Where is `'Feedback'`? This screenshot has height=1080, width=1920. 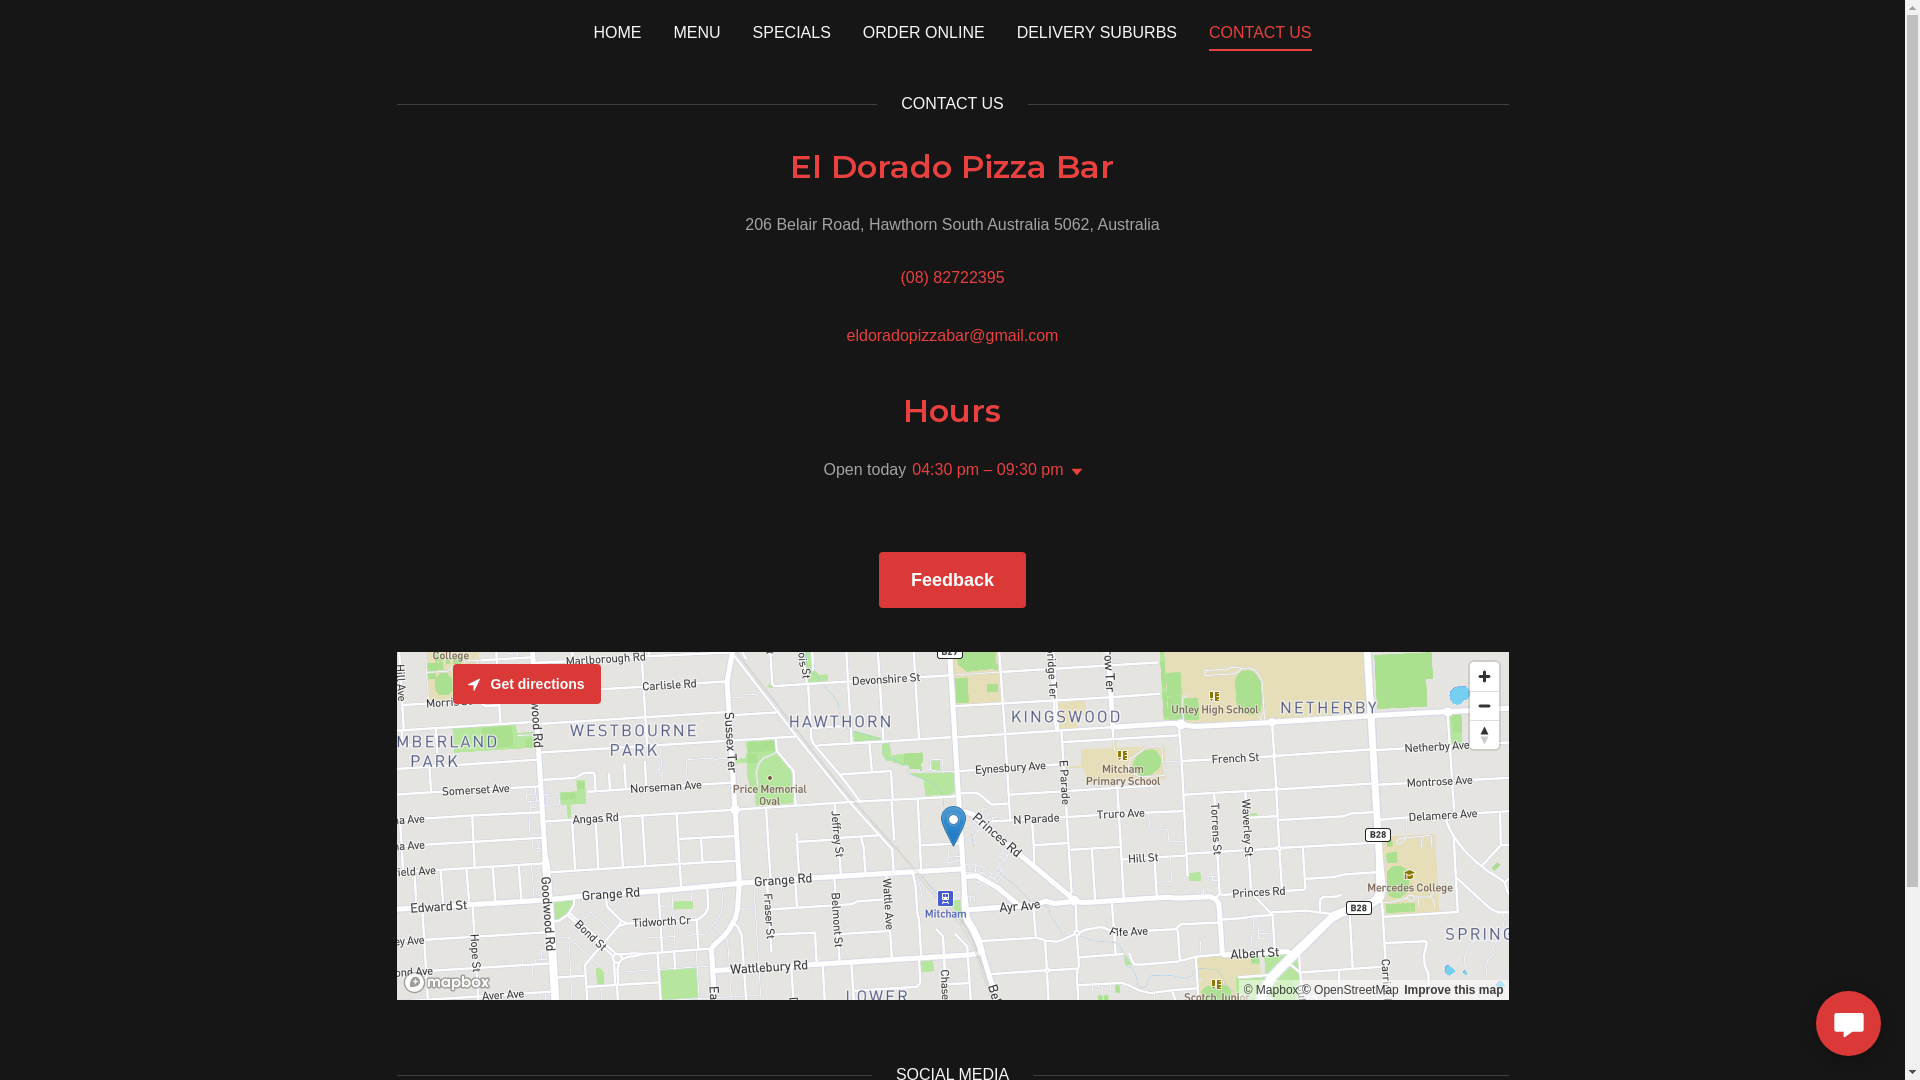
'Feedback' is located at coordinates (878, 579).